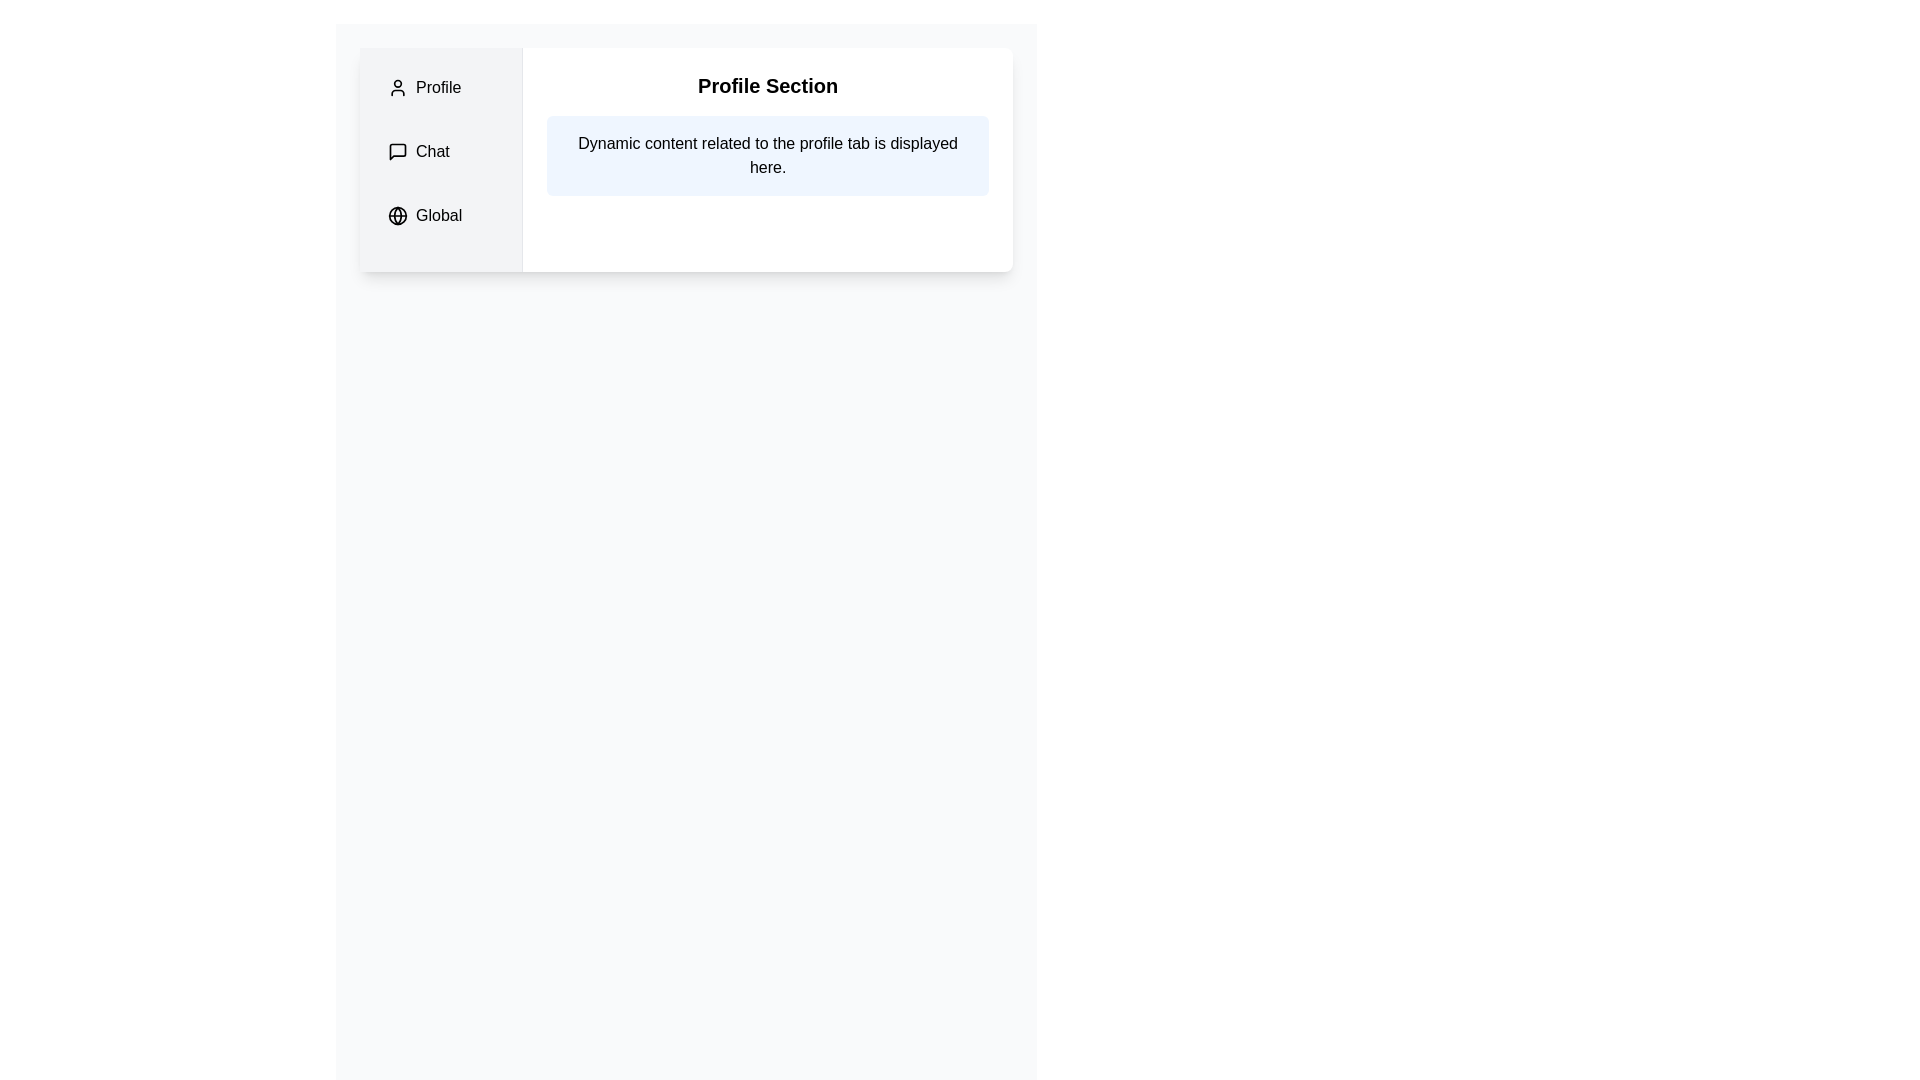 The width and height of the screenshot is (1920, 1080). Describe the element at coordinates (398, 87) in the screenshot. I see `the user icon represented as an SVG graphic in the 'Profile' tab of the vertical navigation menu, positioned to the left of the 'Profile' label` at that location.